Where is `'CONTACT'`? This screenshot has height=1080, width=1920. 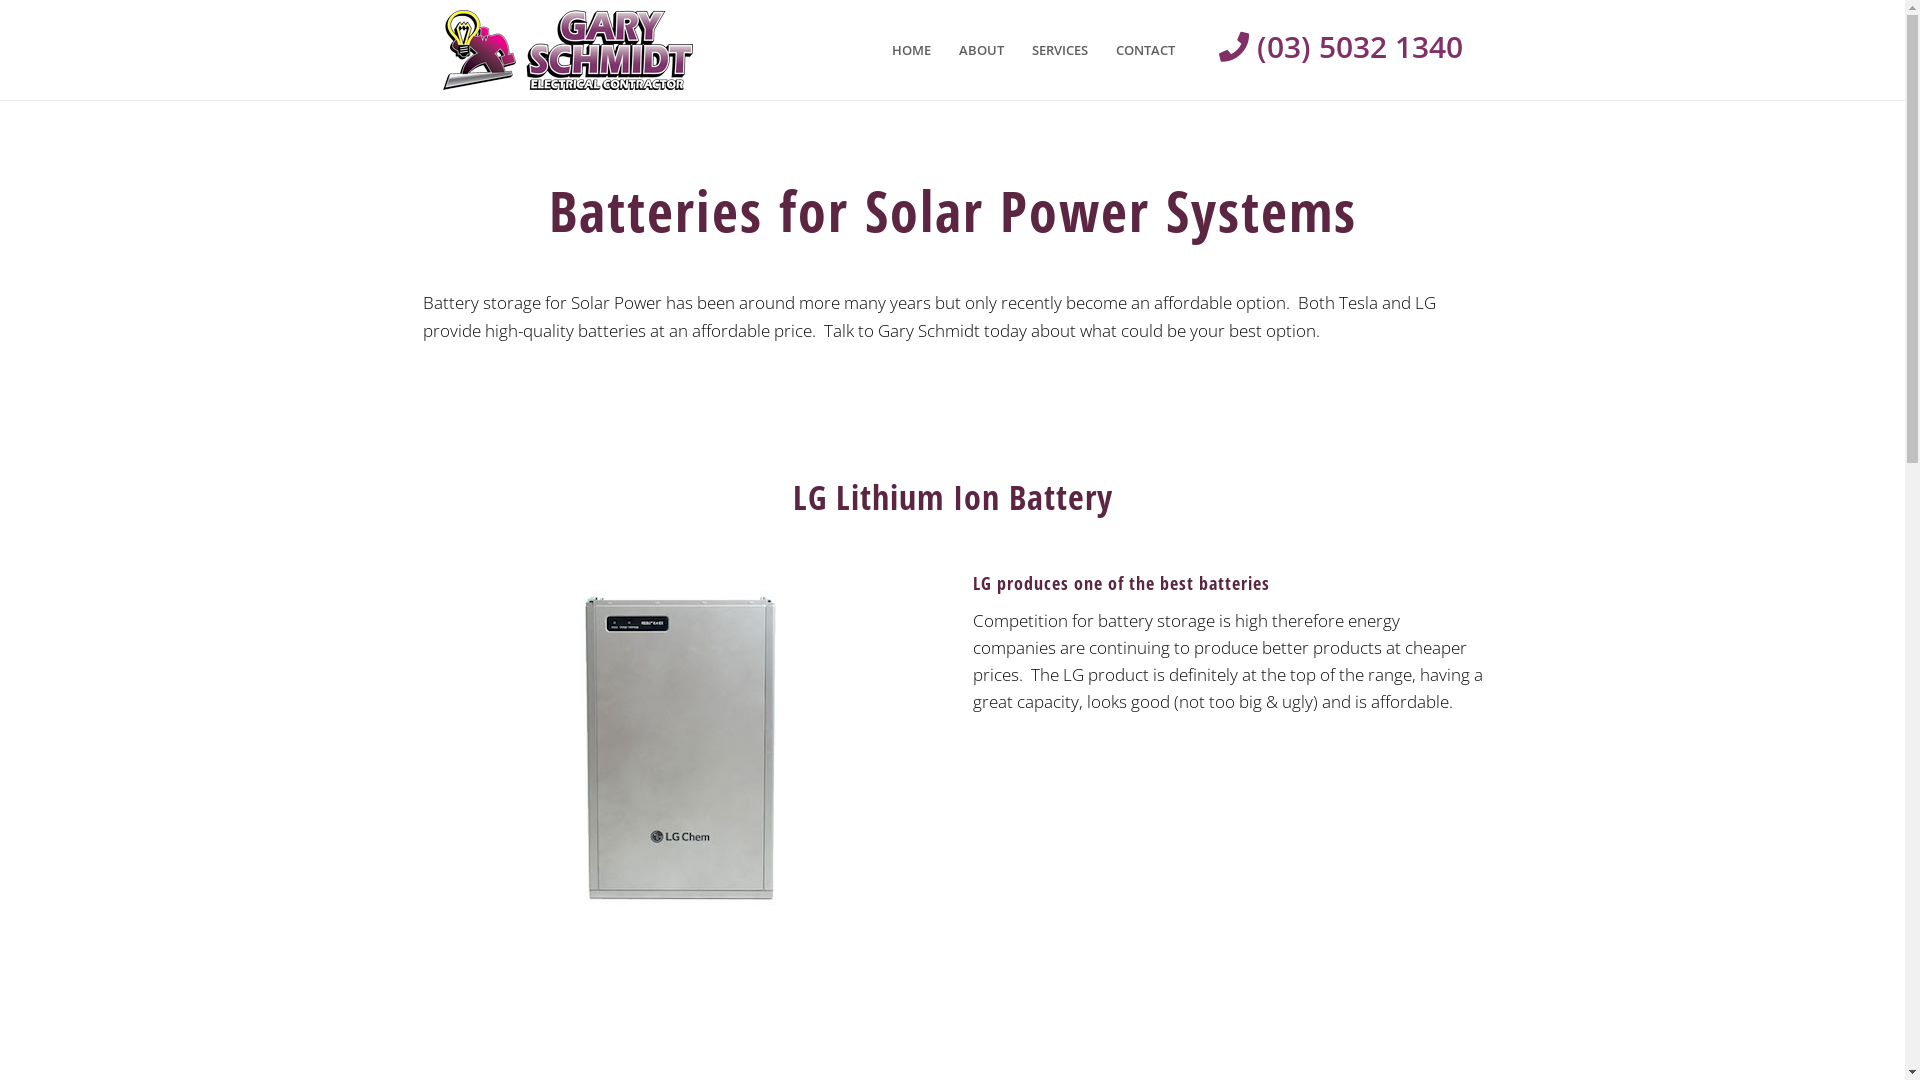
'CONTACT' is located at coordinates (1101, 49).